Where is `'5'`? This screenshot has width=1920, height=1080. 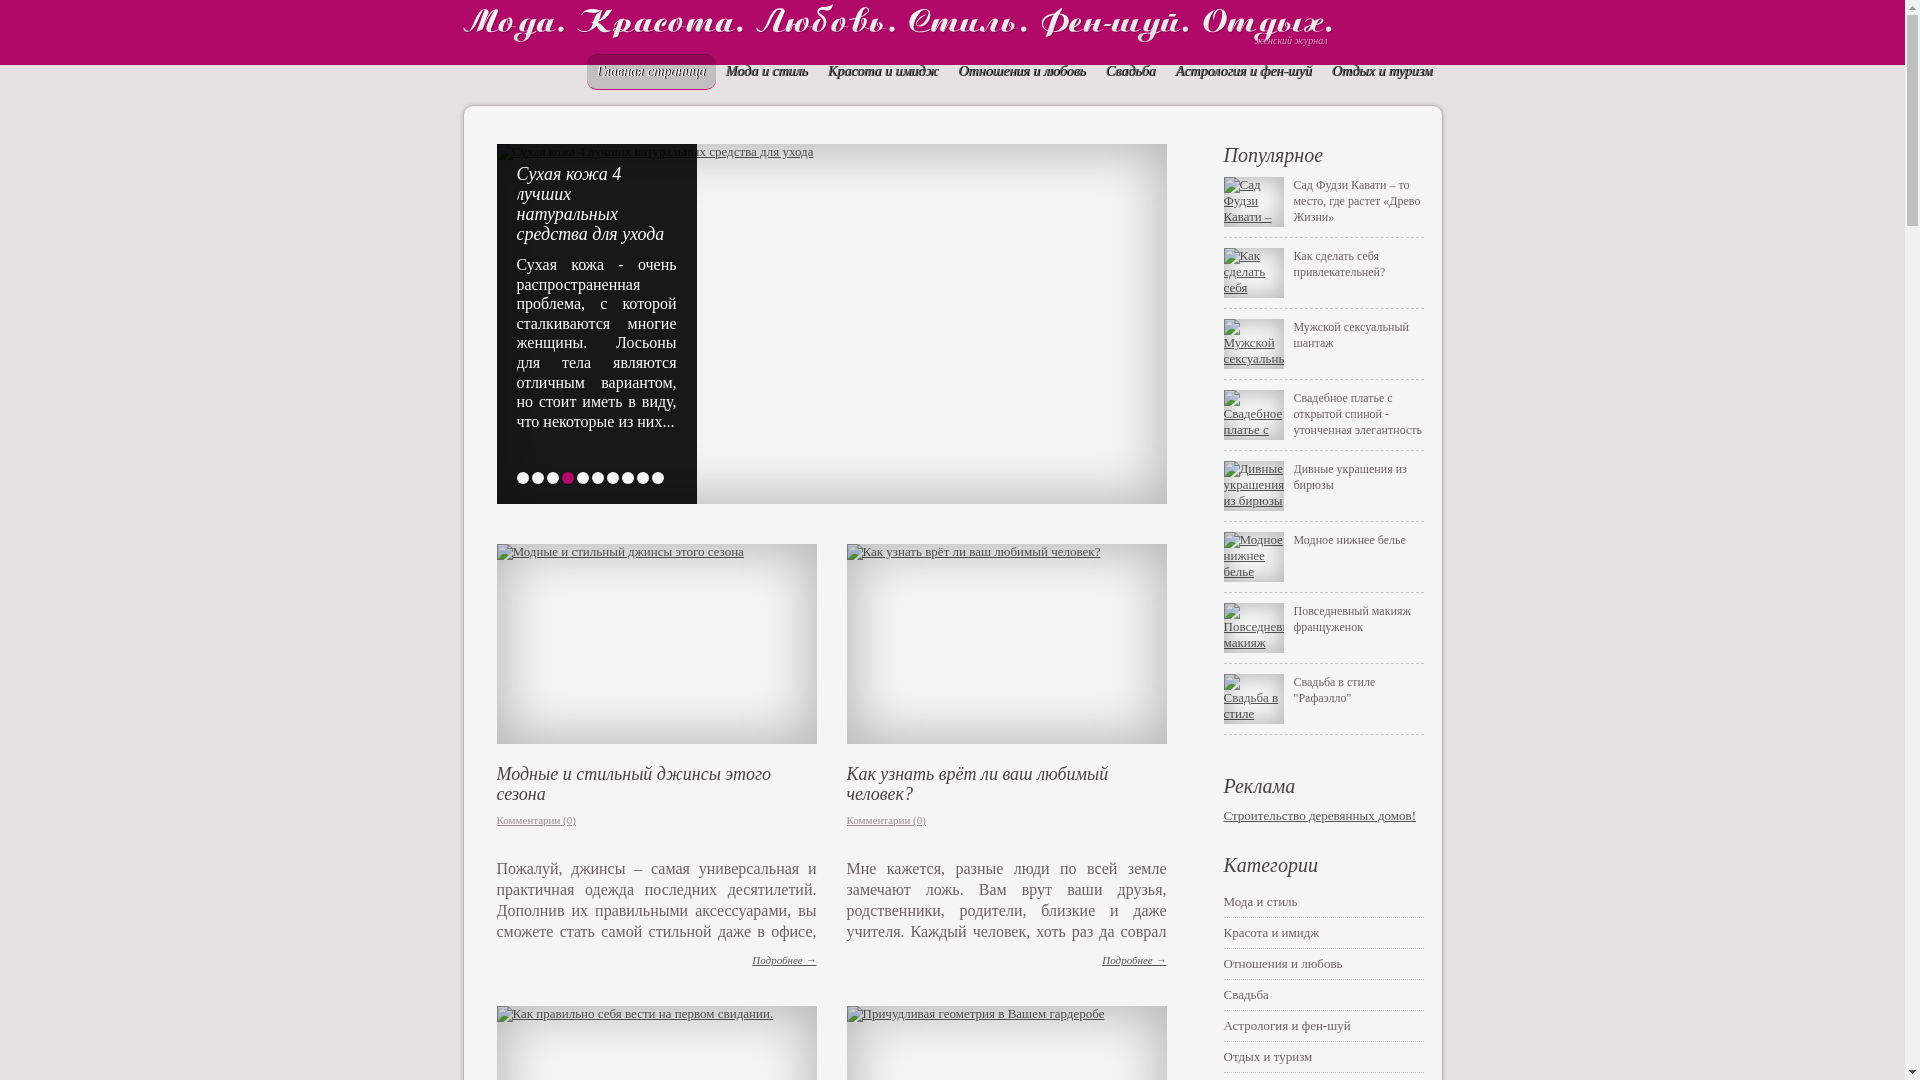
'5' is located at coordinates (575, 478).